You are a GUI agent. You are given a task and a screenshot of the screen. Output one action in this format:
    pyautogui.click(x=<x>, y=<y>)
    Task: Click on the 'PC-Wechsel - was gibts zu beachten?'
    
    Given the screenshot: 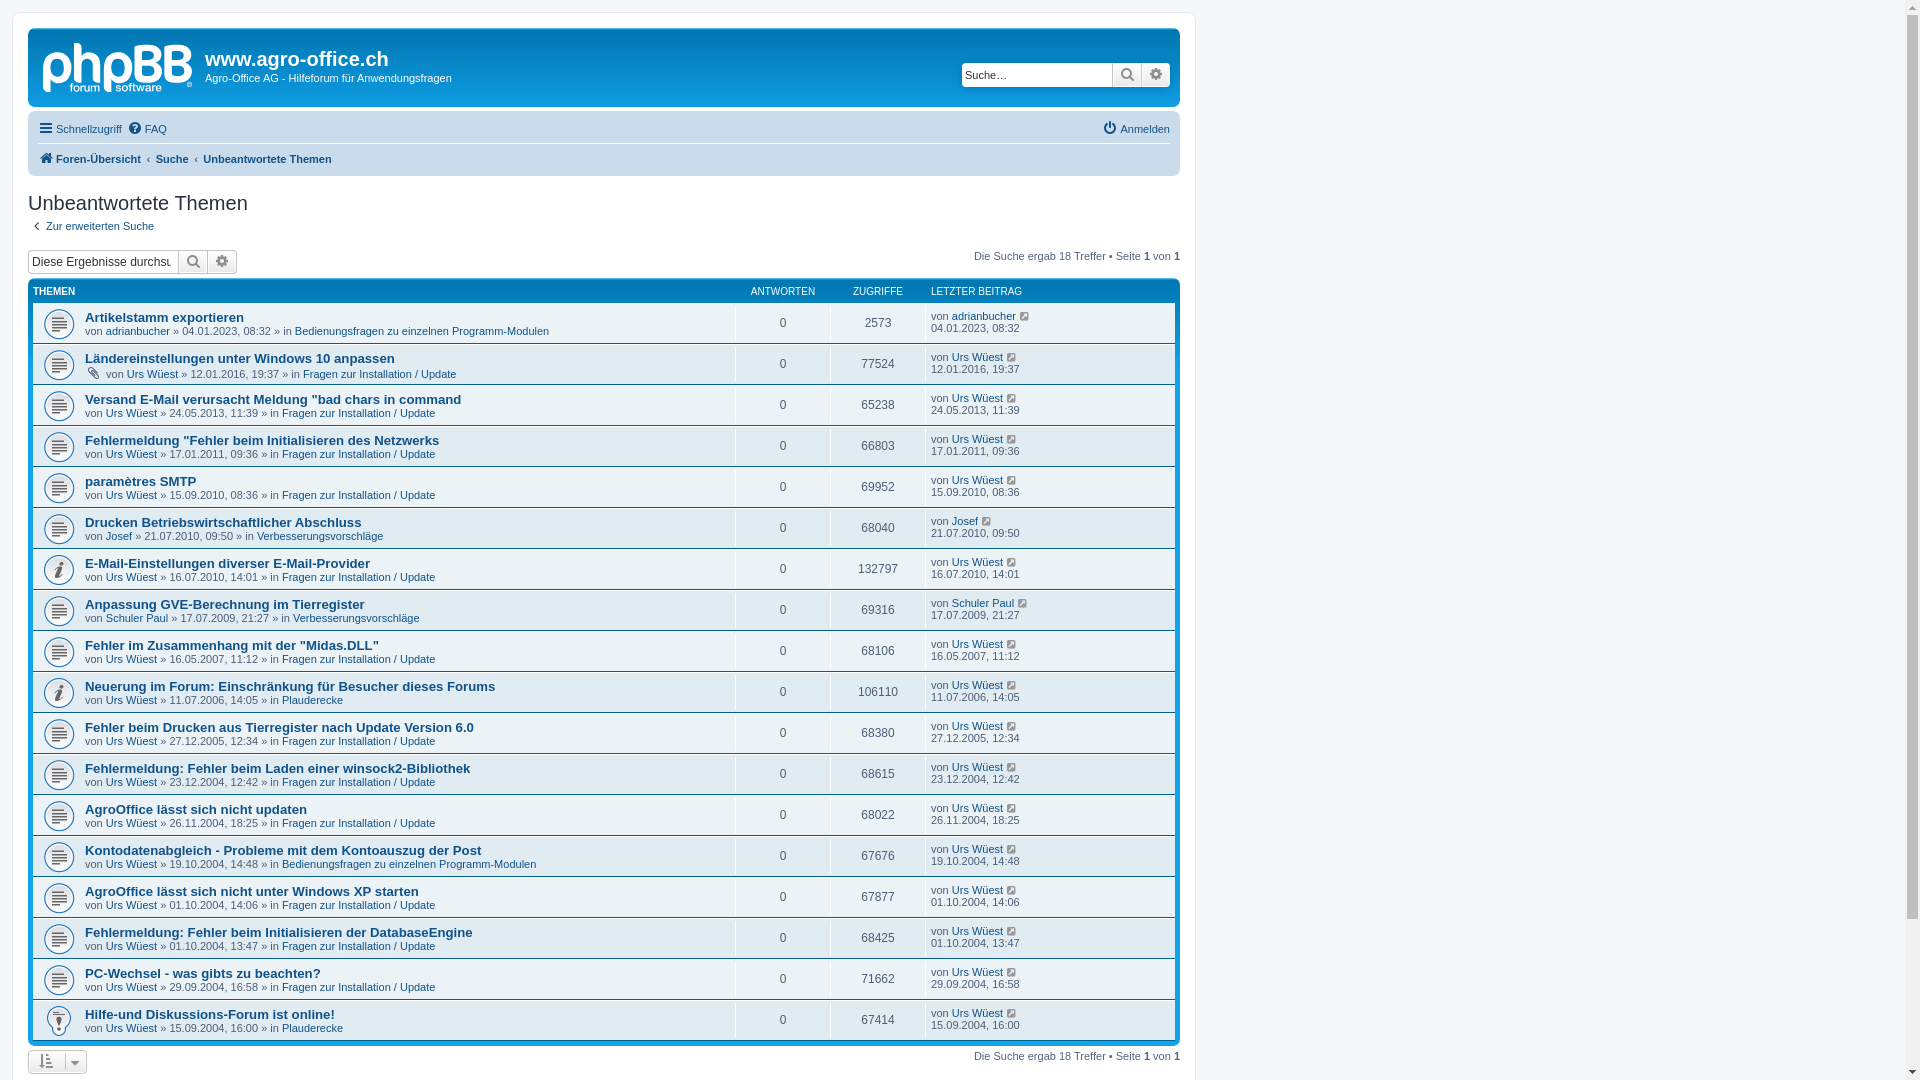 What is the action you would take?
    pyautogui.click(x=202, y=972)
    